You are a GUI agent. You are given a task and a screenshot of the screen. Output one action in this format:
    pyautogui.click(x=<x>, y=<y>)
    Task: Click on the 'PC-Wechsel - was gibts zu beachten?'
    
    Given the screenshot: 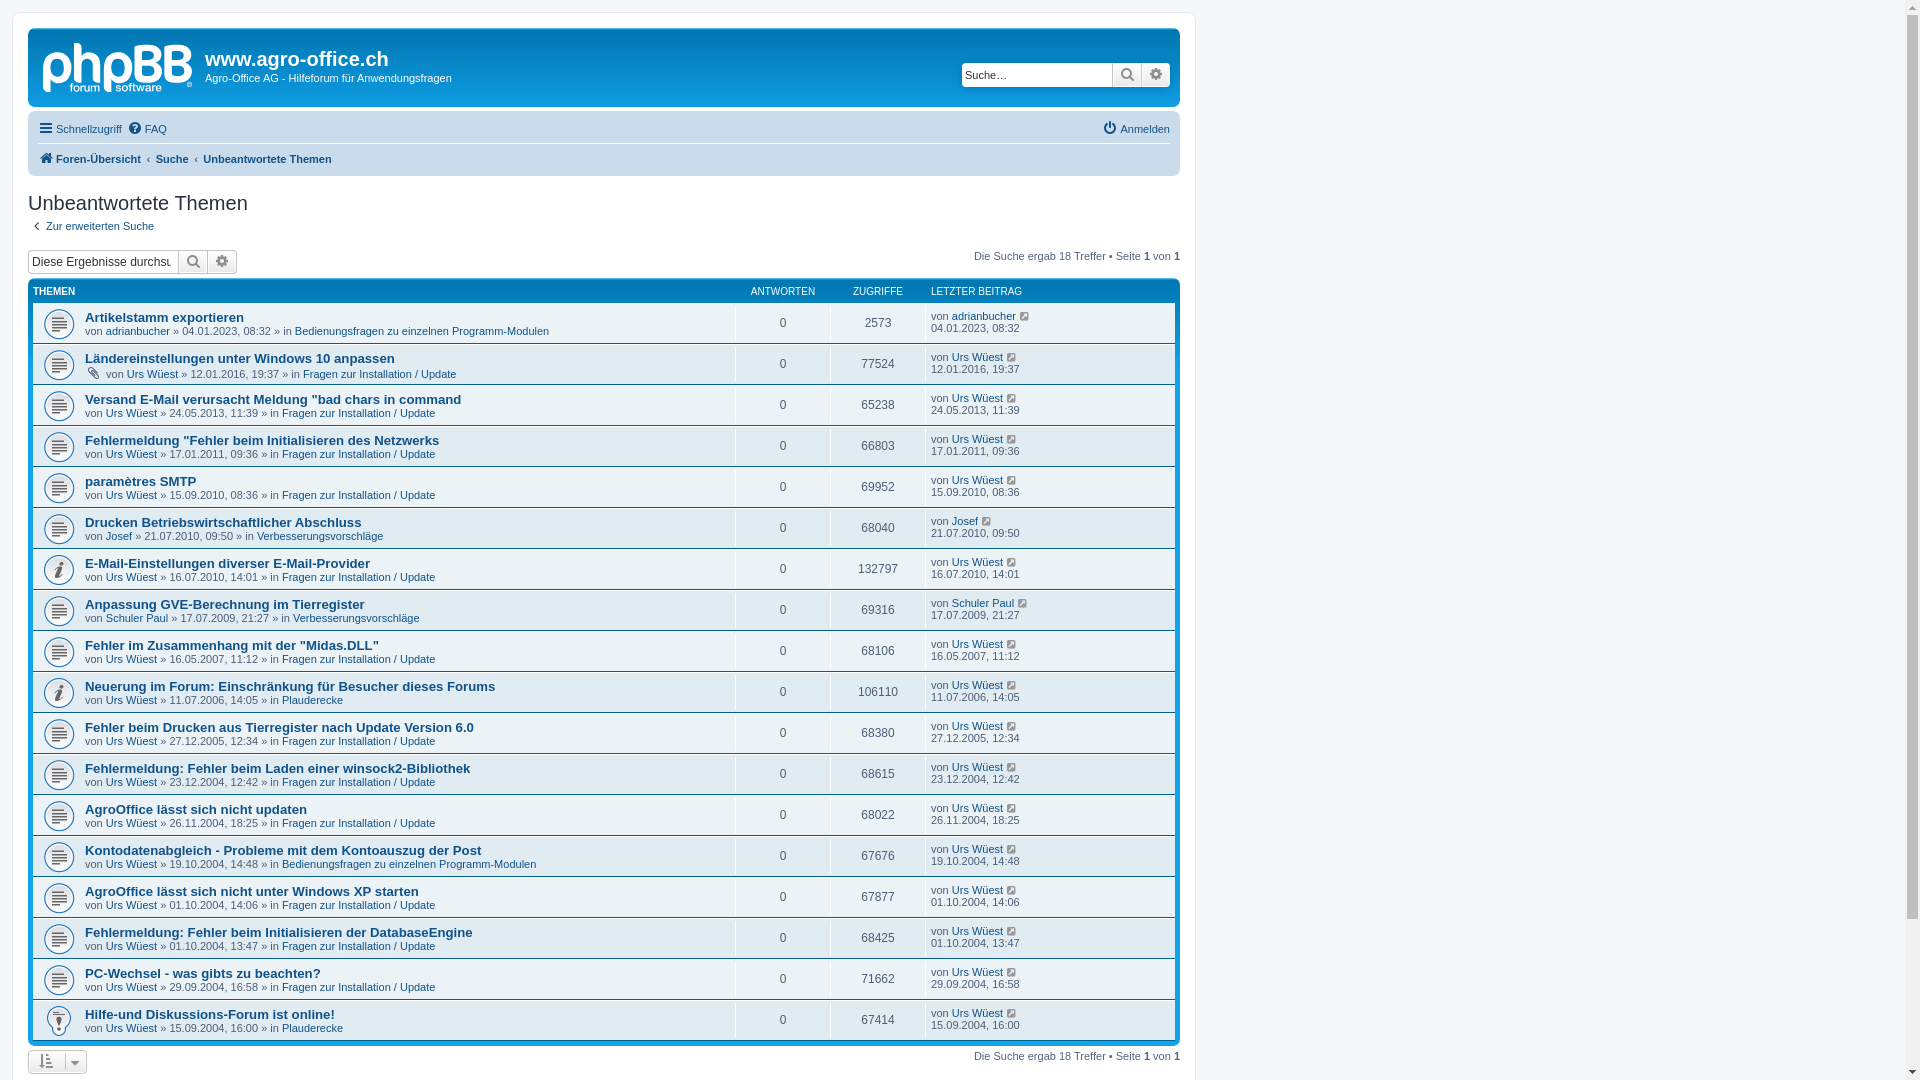 What is the action you would take?
    pyautogui.click(x=202, y=972)
    